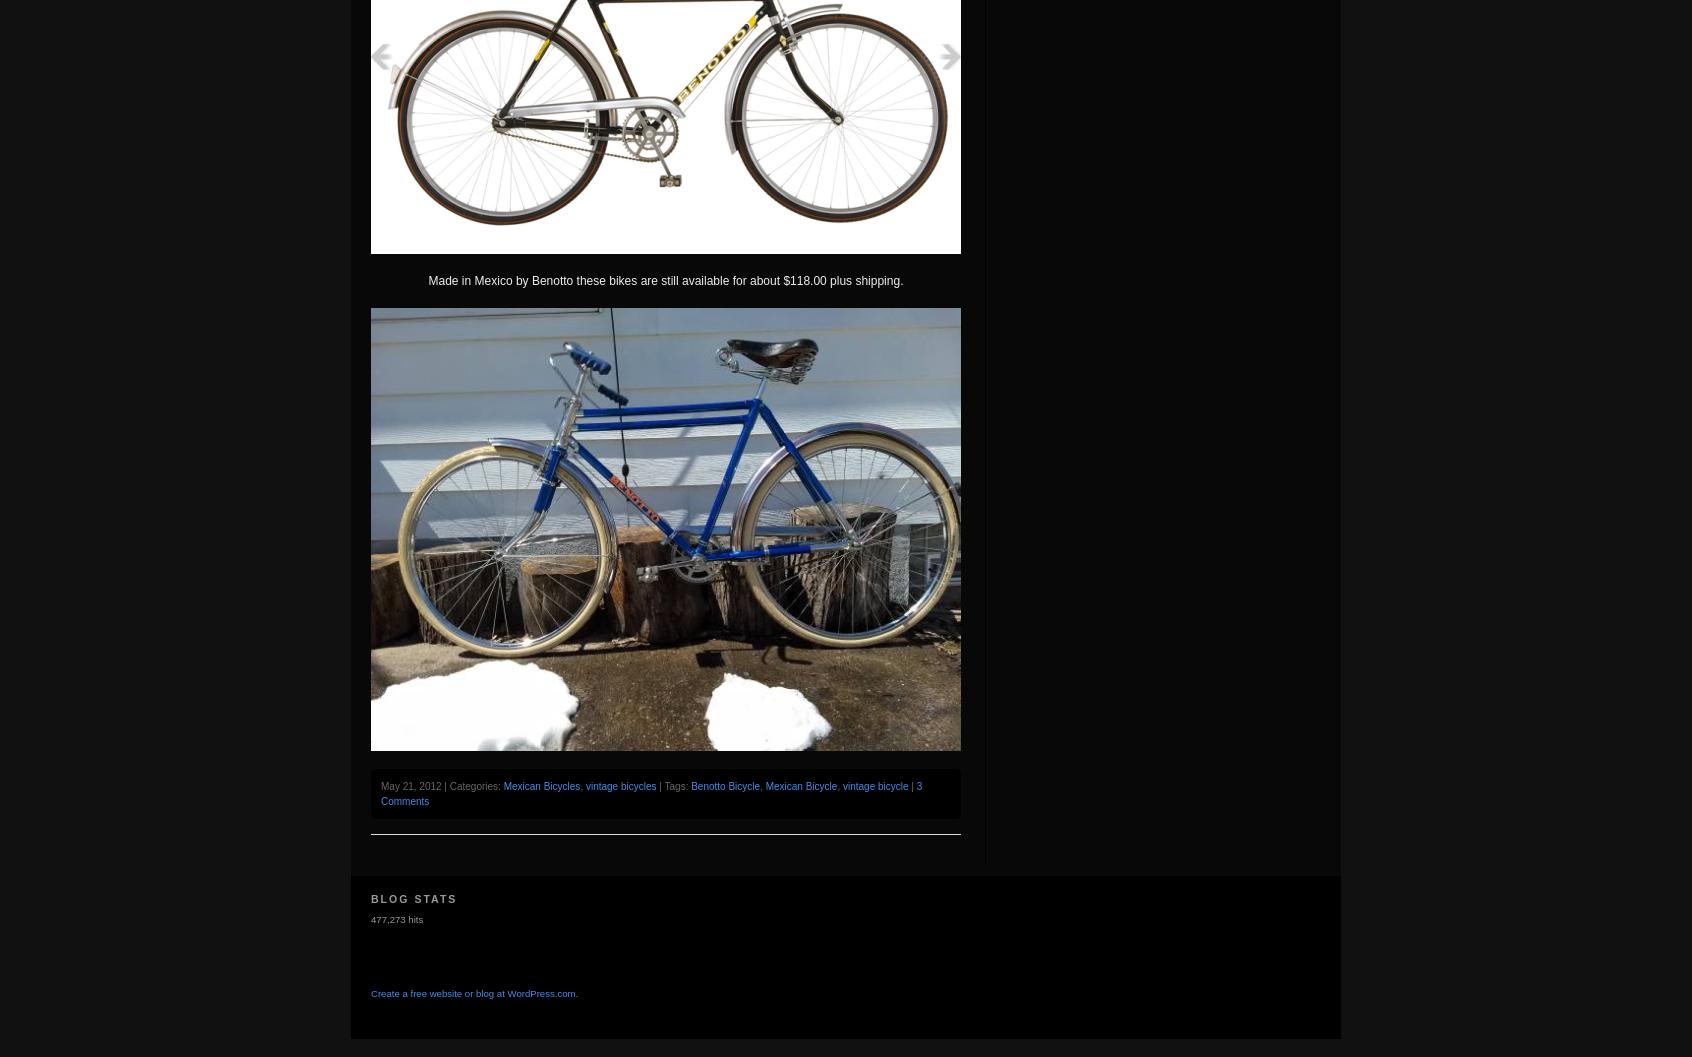 Image resolution: width=1692 pixels, height=1057 pixels. I want to click on 'Create a free website or blog at WordPress.com.', so click(473, 992).